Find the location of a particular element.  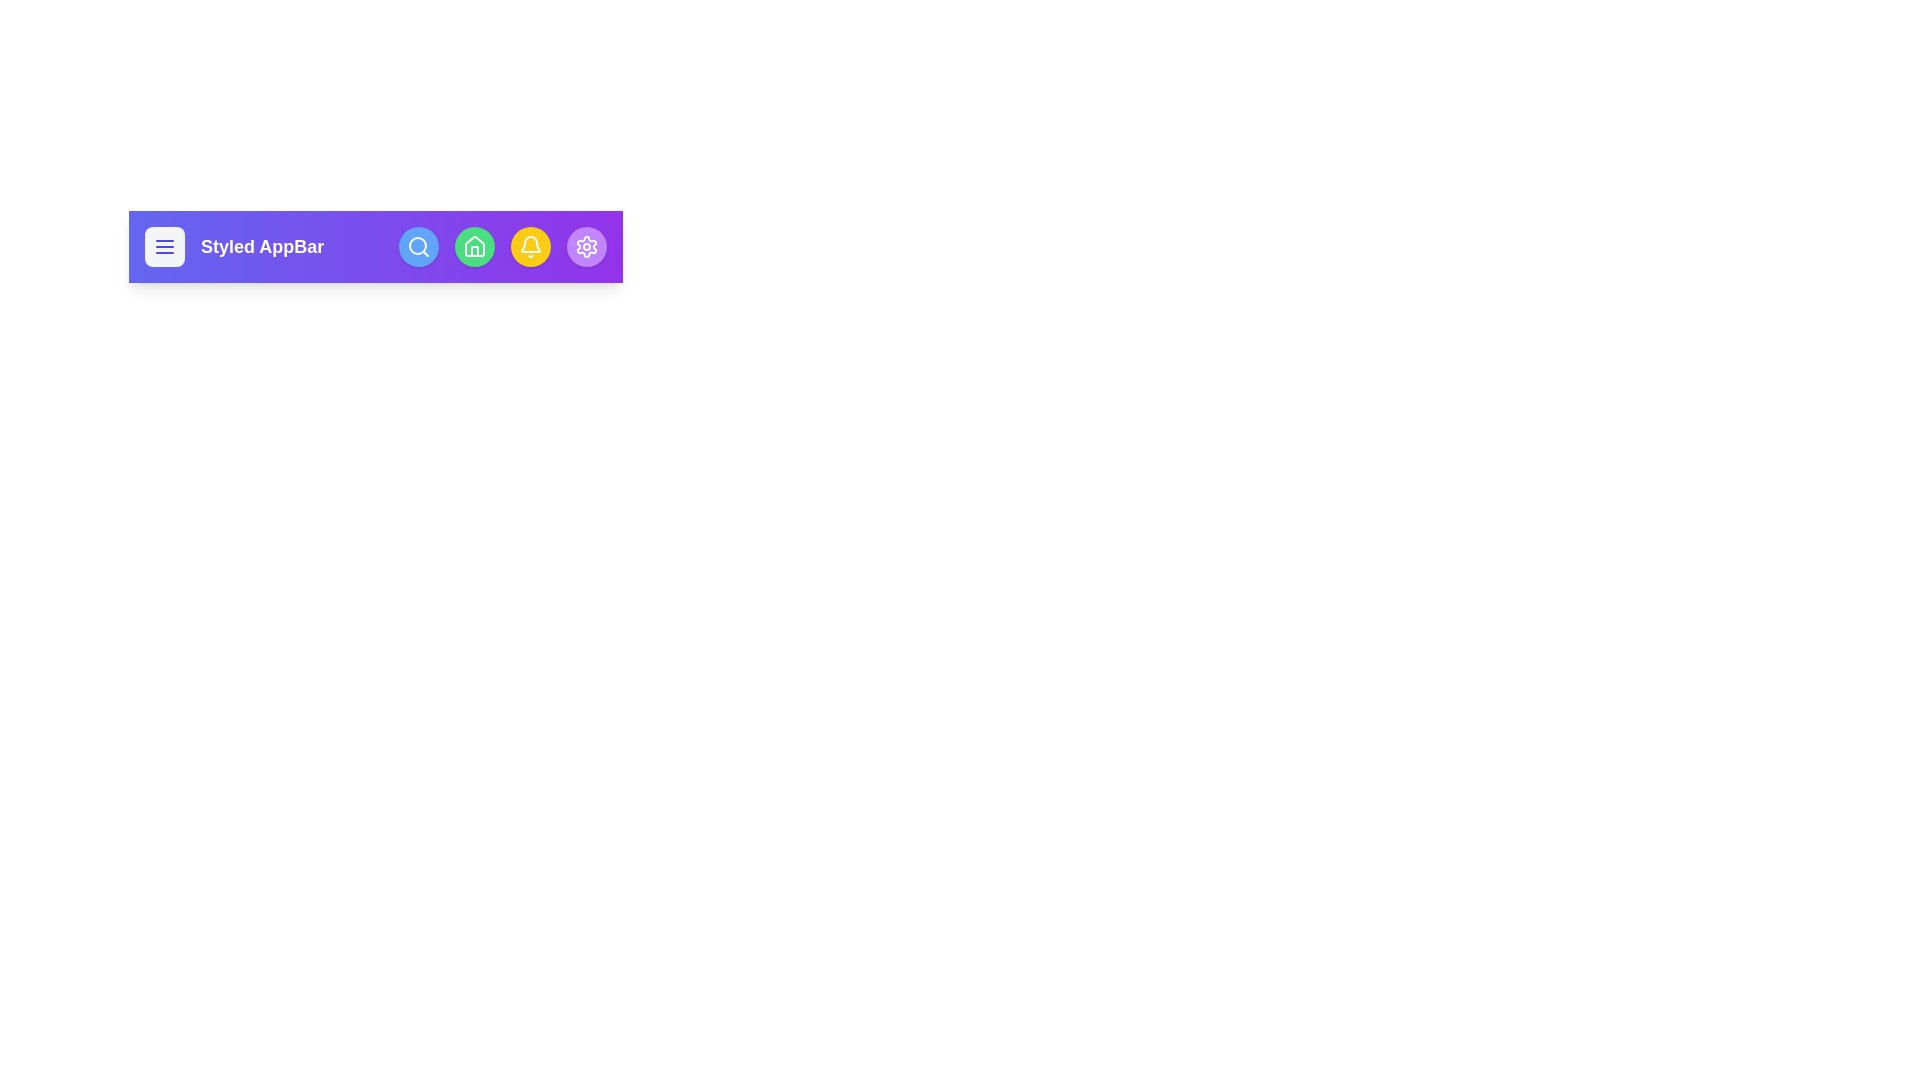

the settings icon in the StyledAppBar is located at coordinates (585, 245).